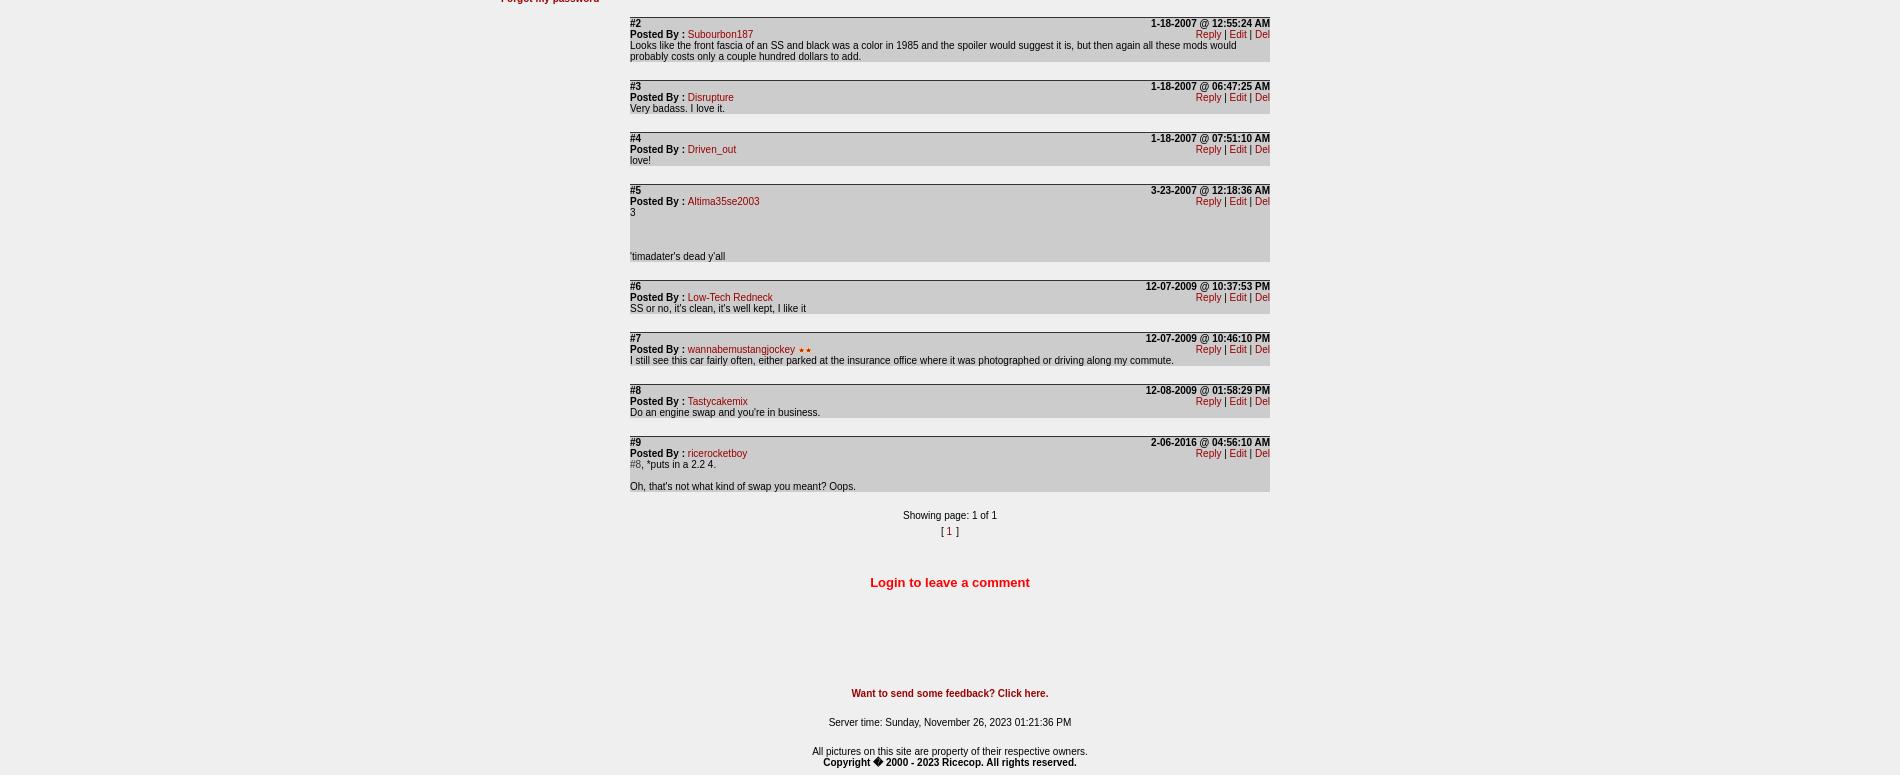 Image resolution: width=1900 pixels, height=775 pixels. Describe the element at coordinates (635, 190) in the screenshot. I see `'#5'` at that location.